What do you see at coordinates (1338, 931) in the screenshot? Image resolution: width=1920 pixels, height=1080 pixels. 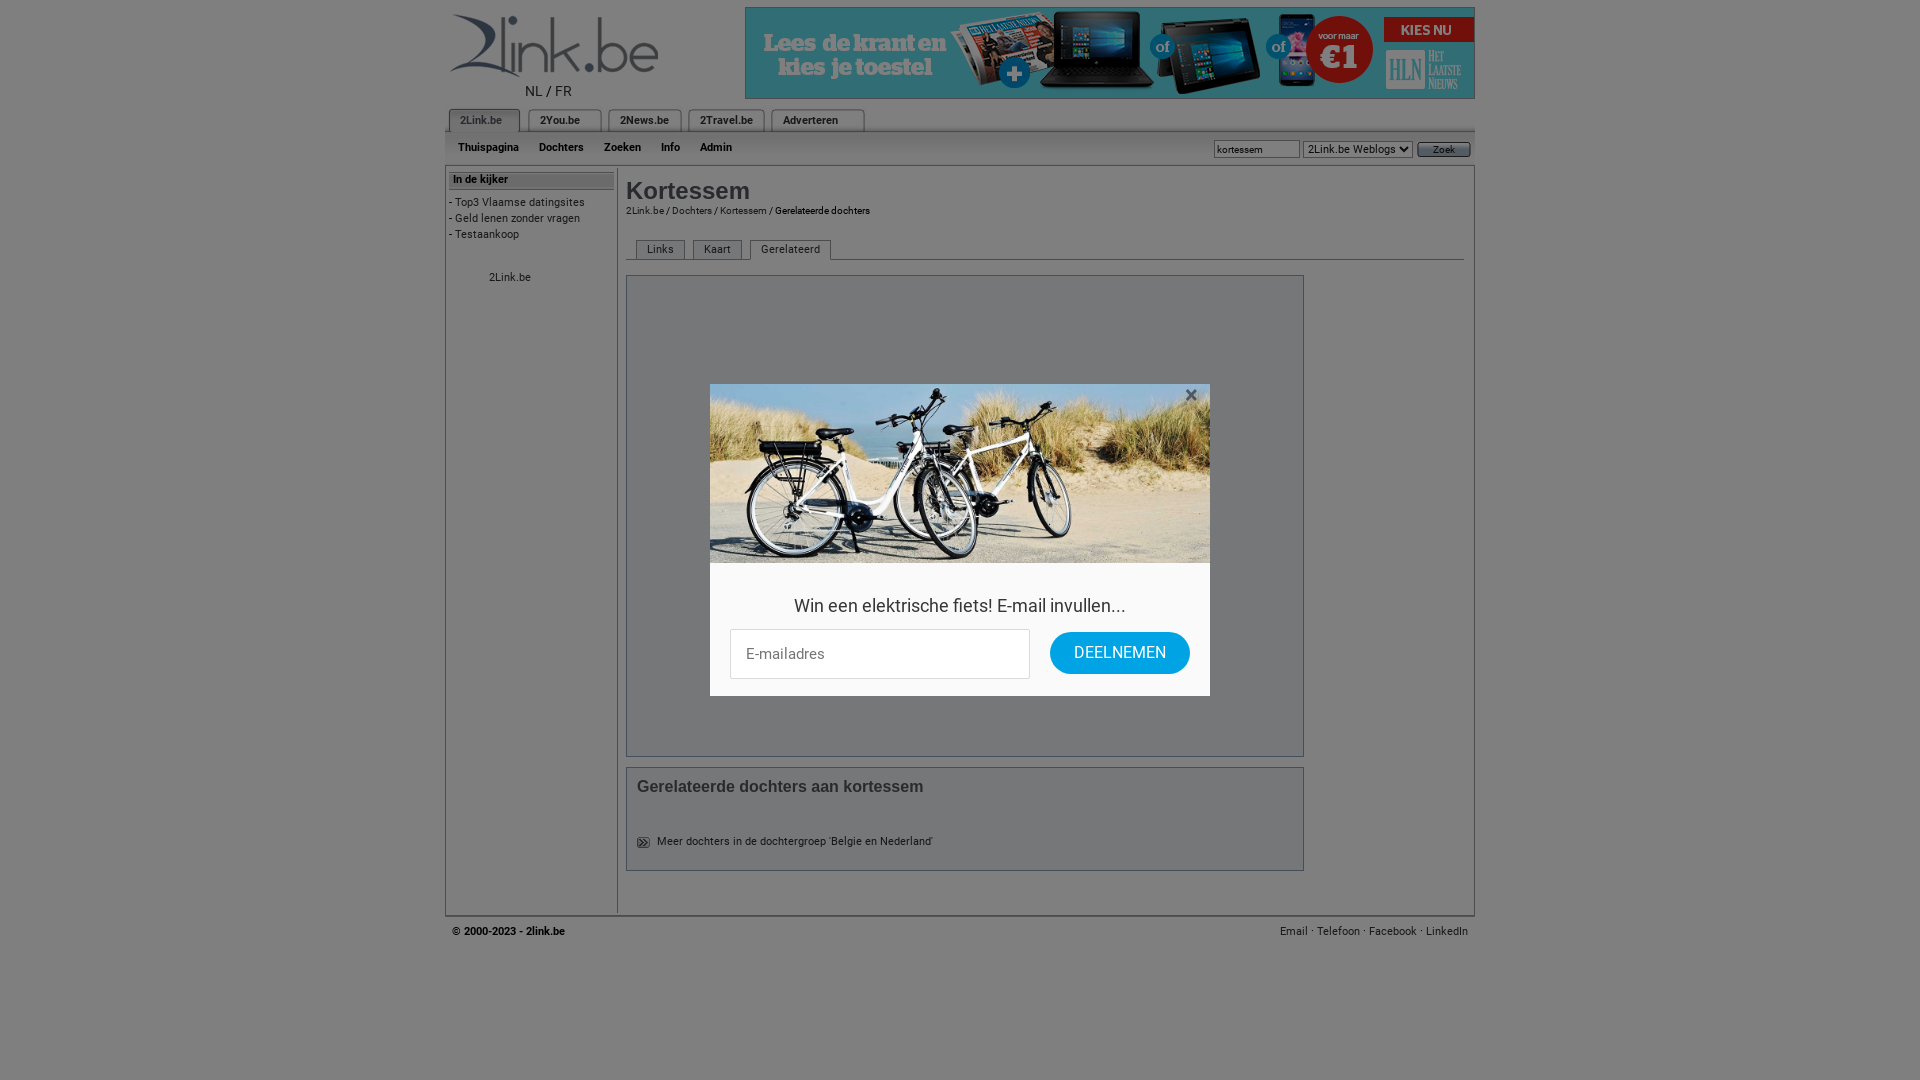 I see `'Telefoon'` at bounding box center [1338, 931].